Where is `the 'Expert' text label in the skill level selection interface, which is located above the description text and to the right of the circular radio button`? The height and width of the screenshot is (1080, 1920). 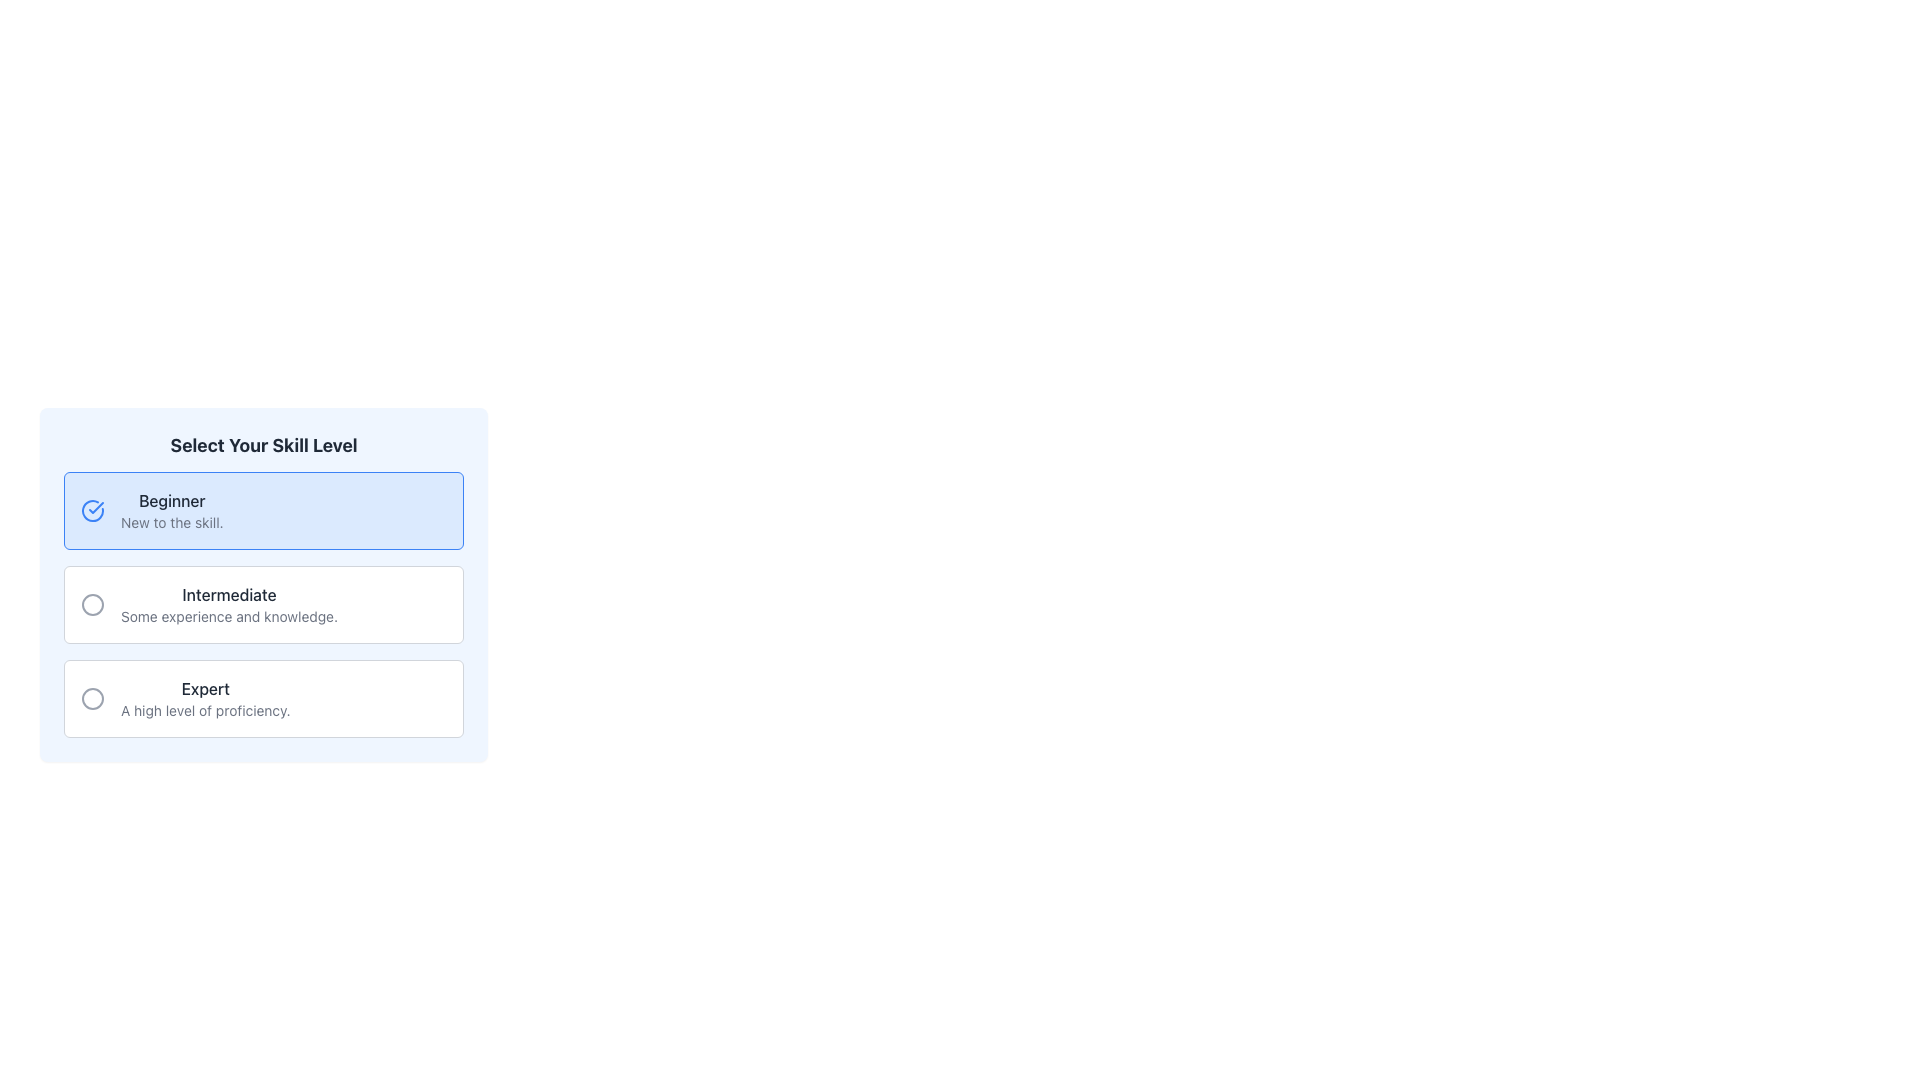 the 'Expert' text label in the skill level selection interface, which is located above the description text and to the right of the circular radio button is located at coordinates (205, 688).